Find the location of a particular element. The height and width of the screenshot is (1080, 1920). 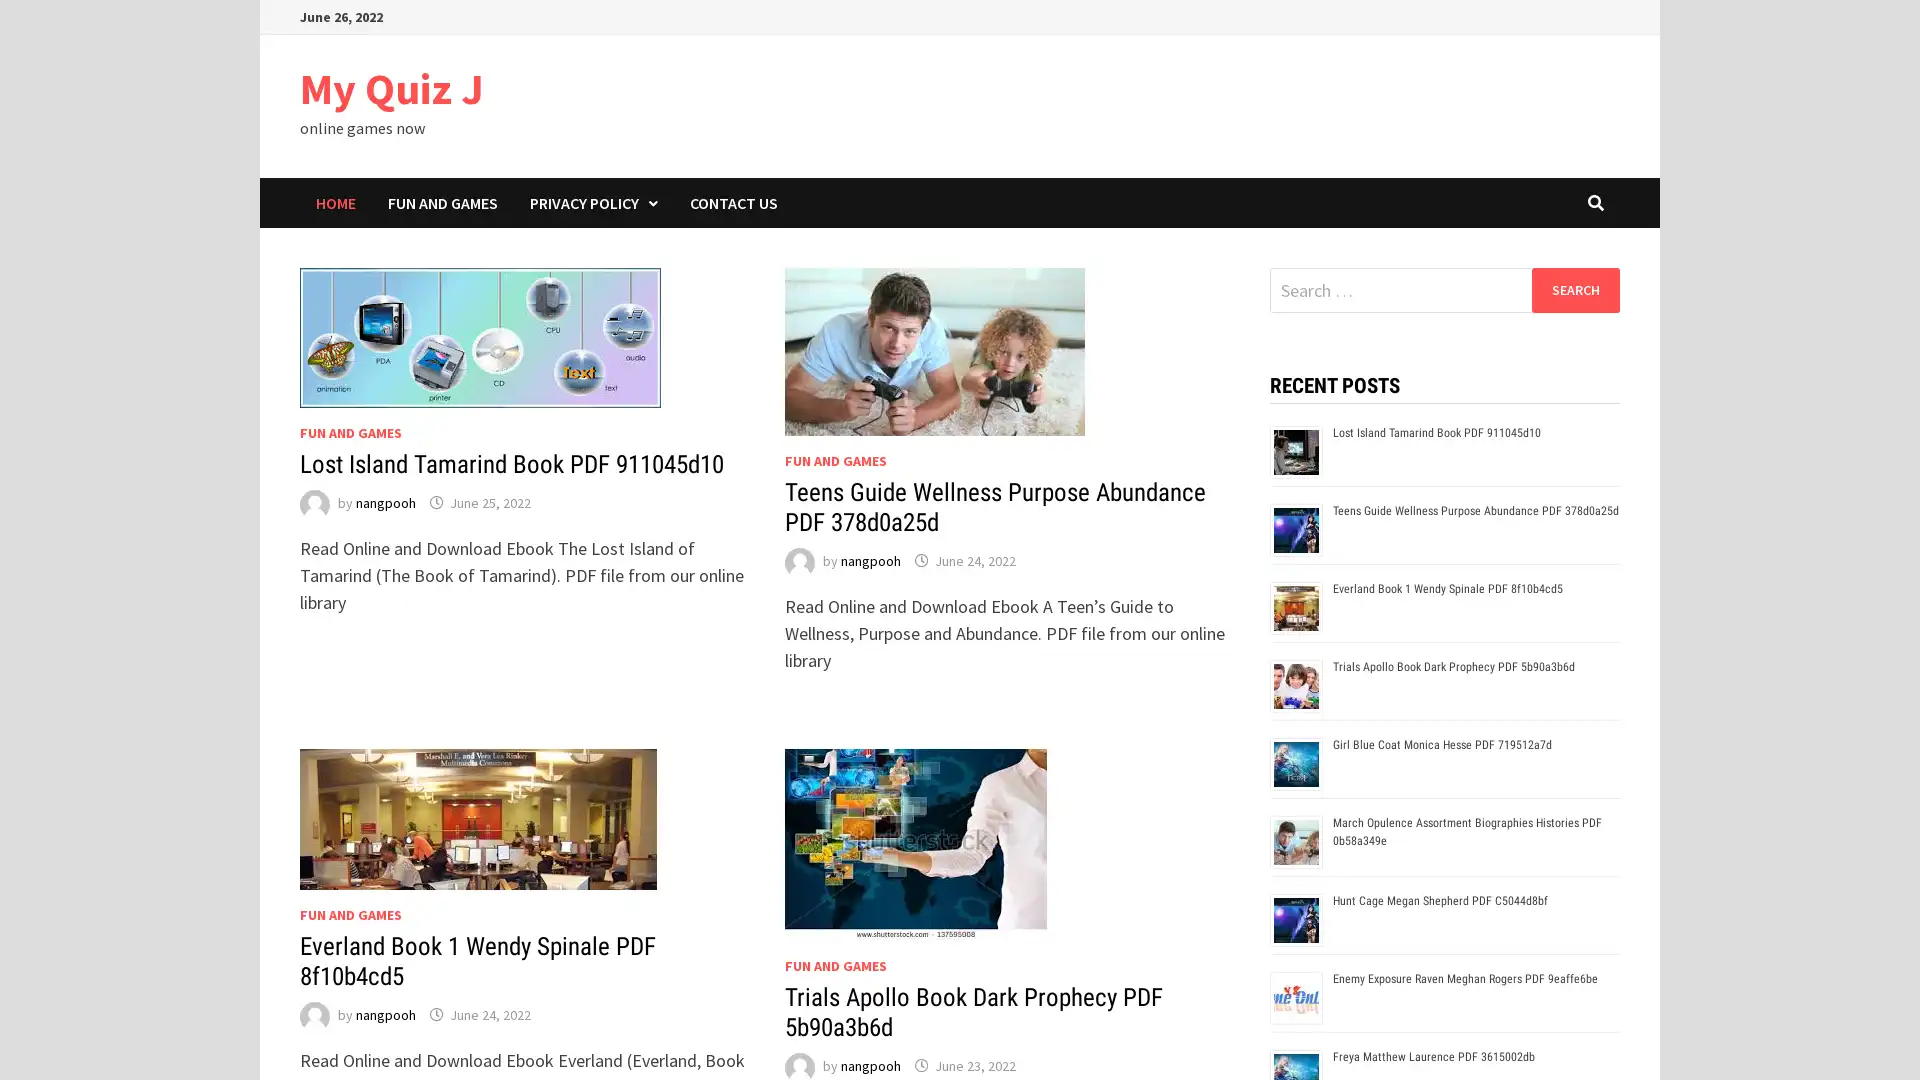

Search is located at coordinates (1574, 289).